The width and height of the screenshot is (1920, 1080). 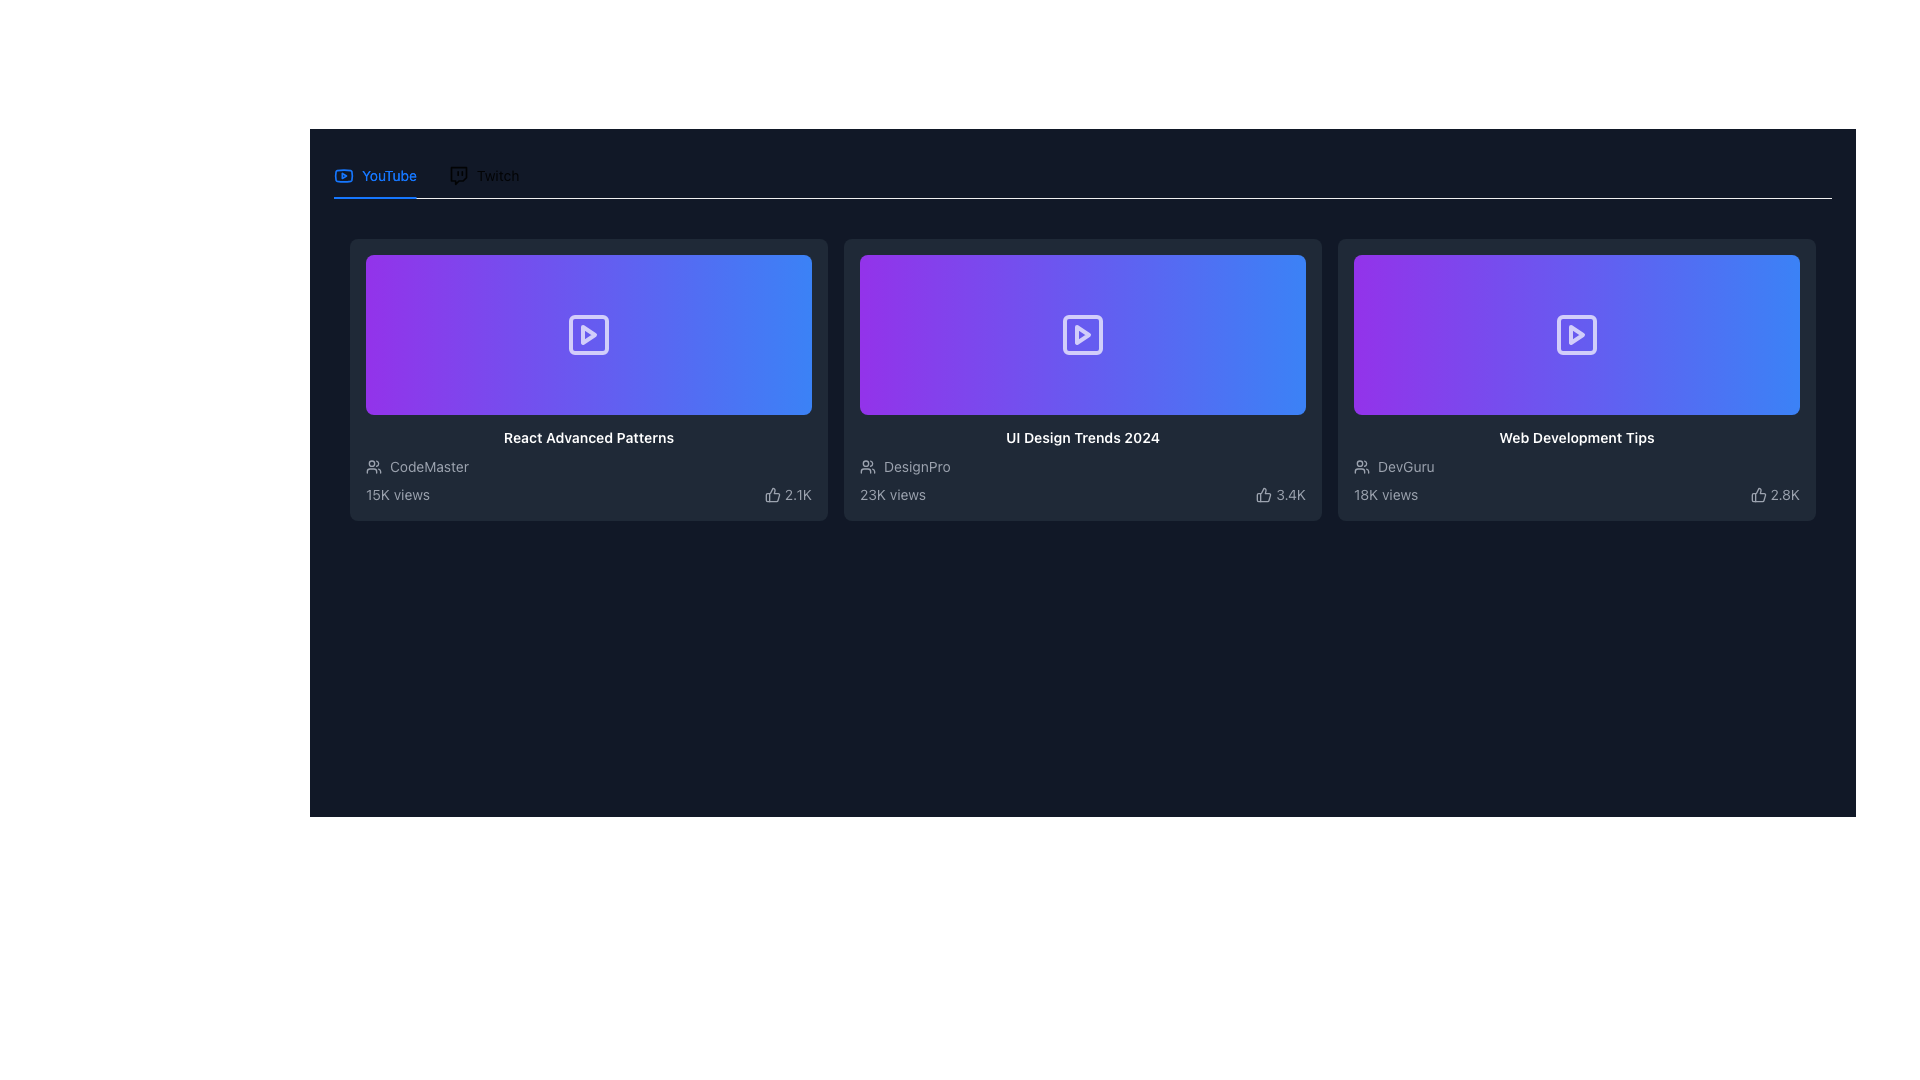 I want to click on the YouTube icon located at the top-left corner of the interface, adjacent to the 'YouTube' text and to the left of the 'Twitch' text, so click(x=344, y=175).